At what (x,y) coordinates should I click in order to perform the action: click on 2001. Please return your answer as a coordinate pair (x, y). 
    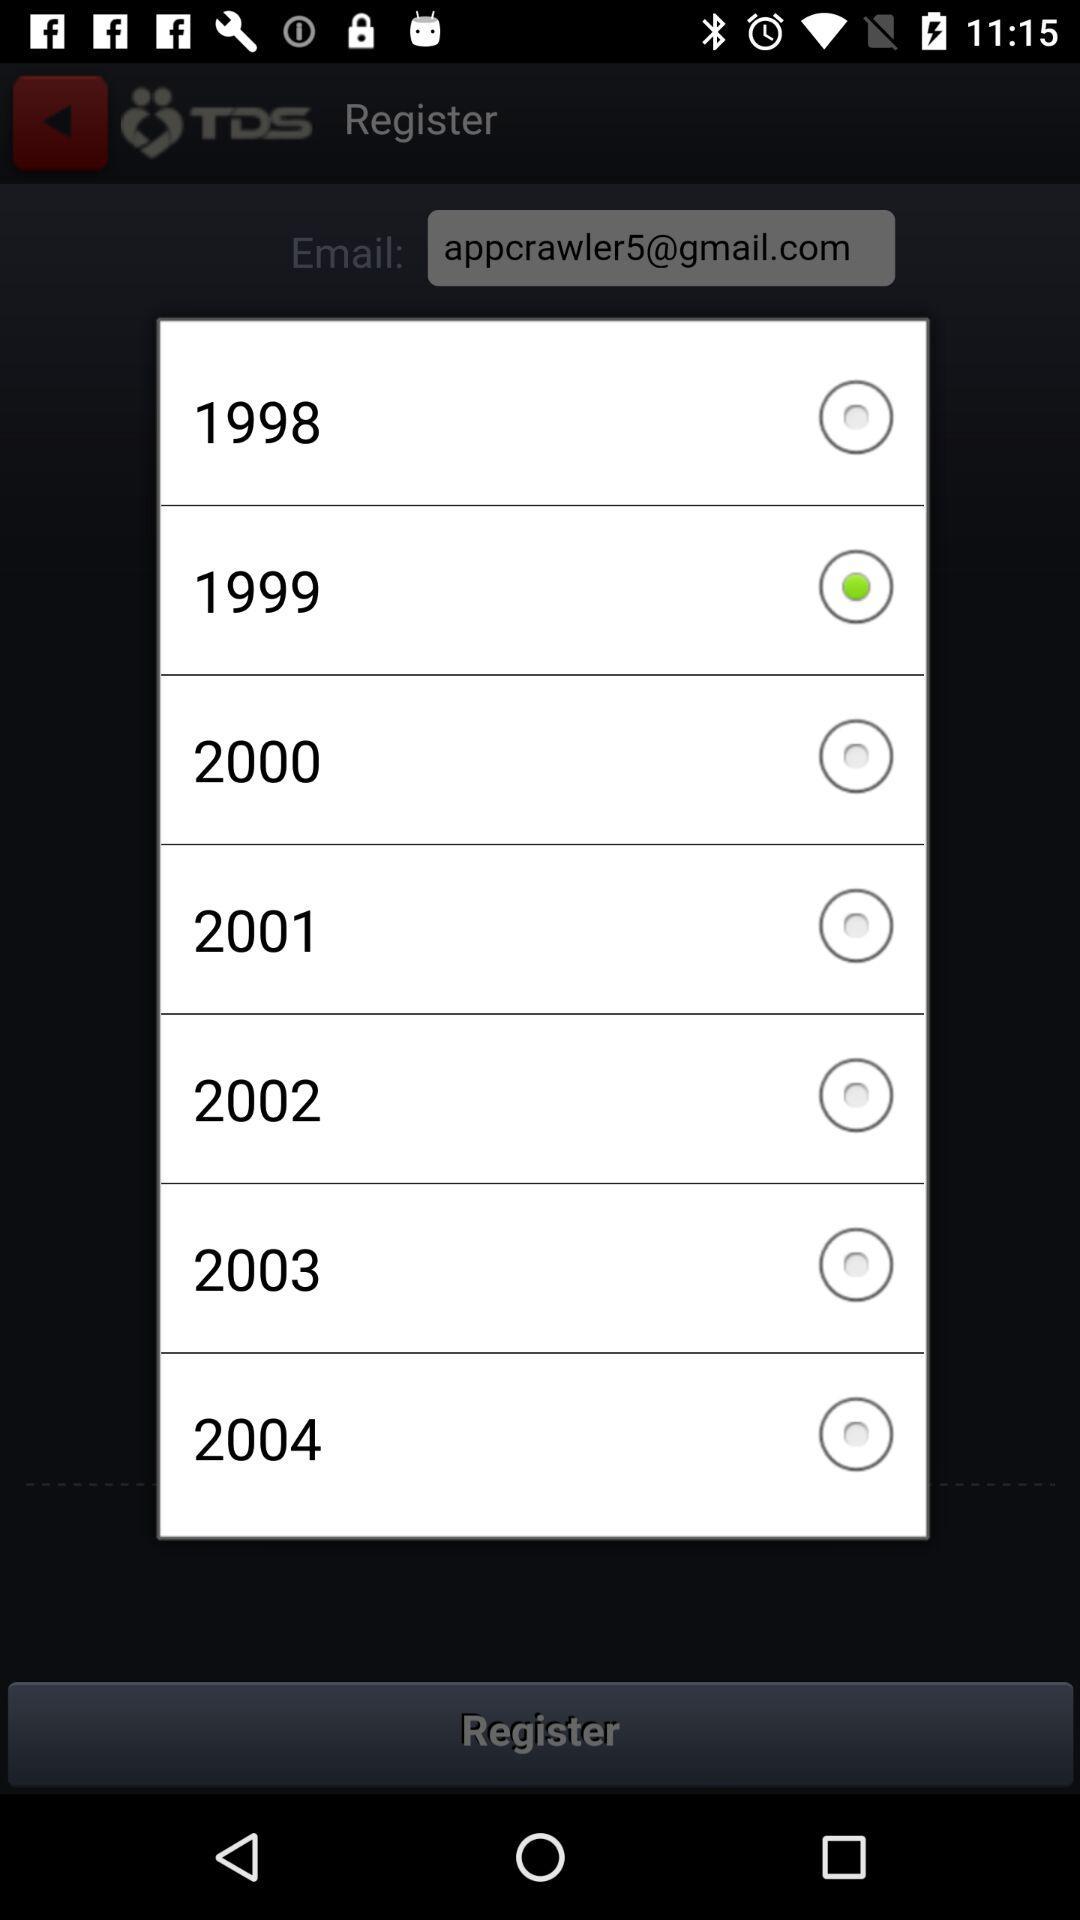
    Looking at the image, I should click on (542, 928).